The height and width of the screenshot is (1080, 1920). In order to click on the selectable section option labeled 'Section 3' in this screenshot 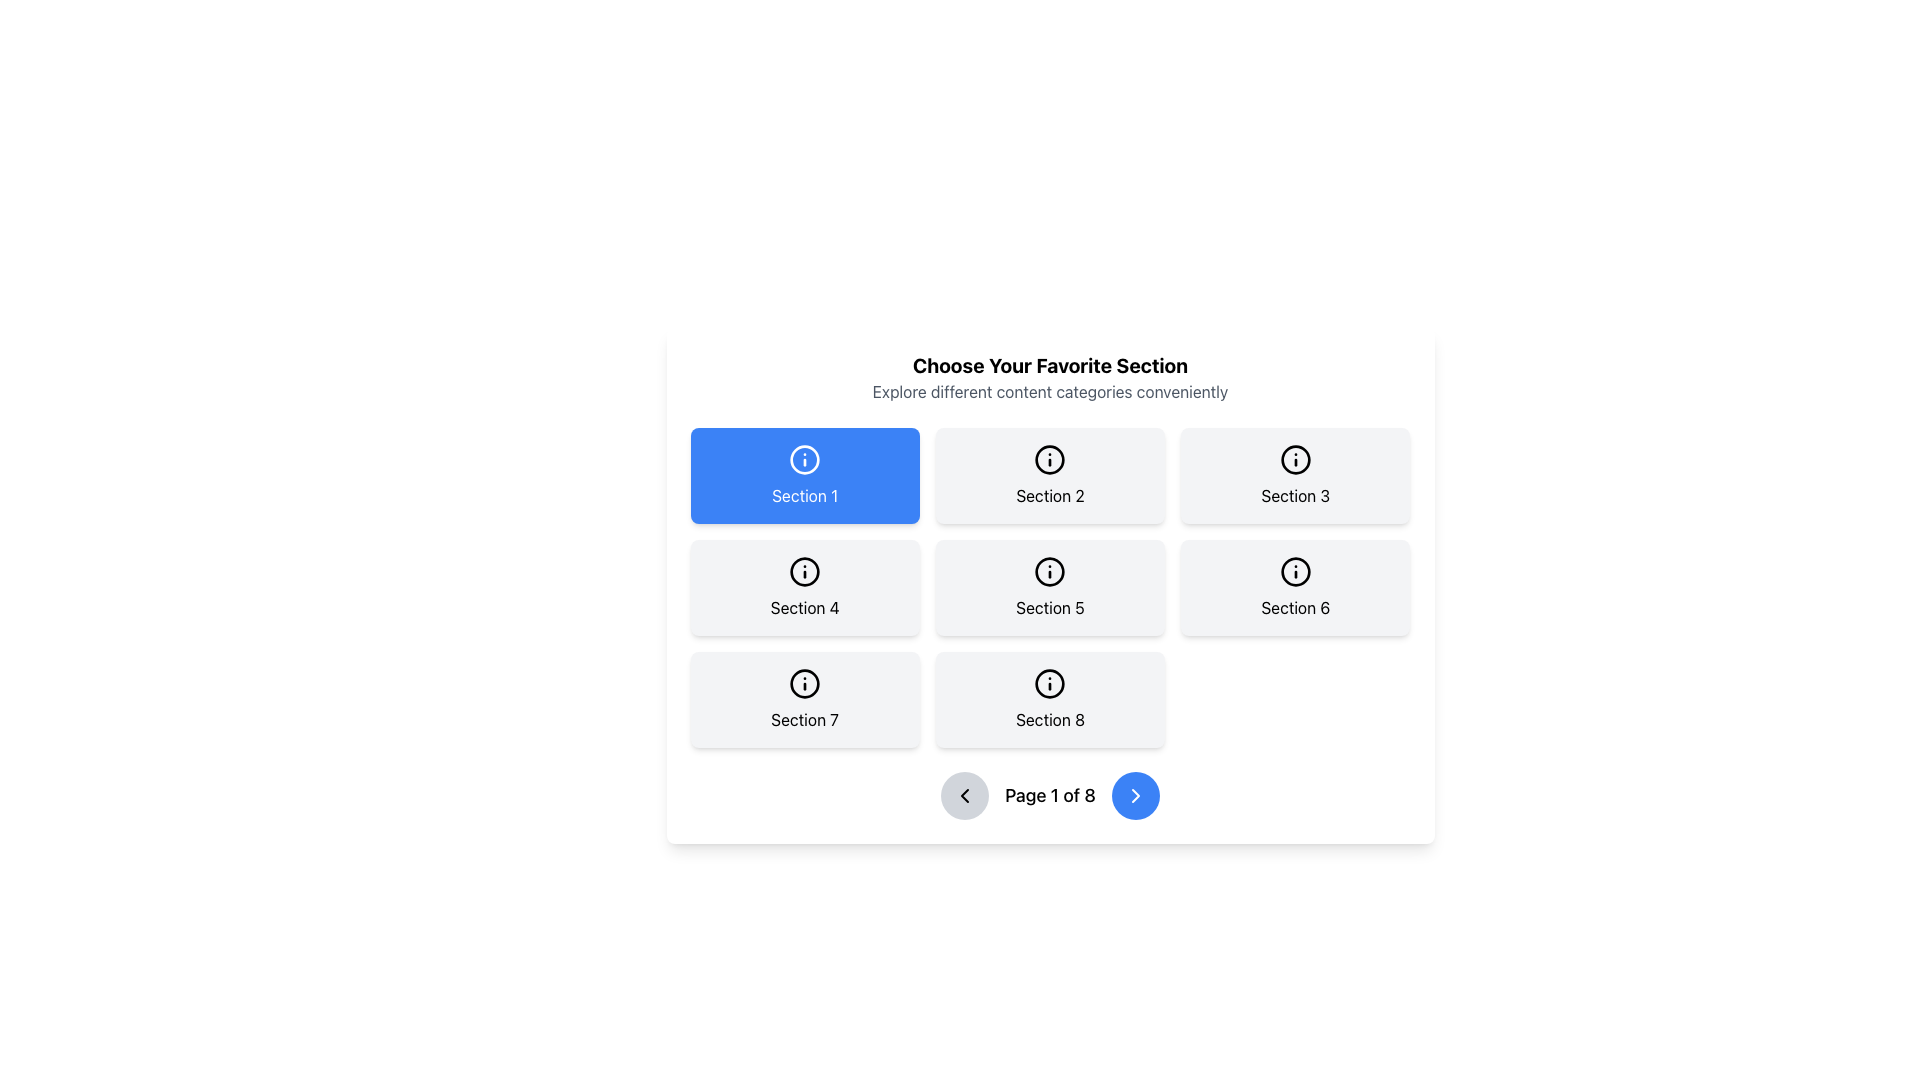, I will do `click(1295, 475)`.